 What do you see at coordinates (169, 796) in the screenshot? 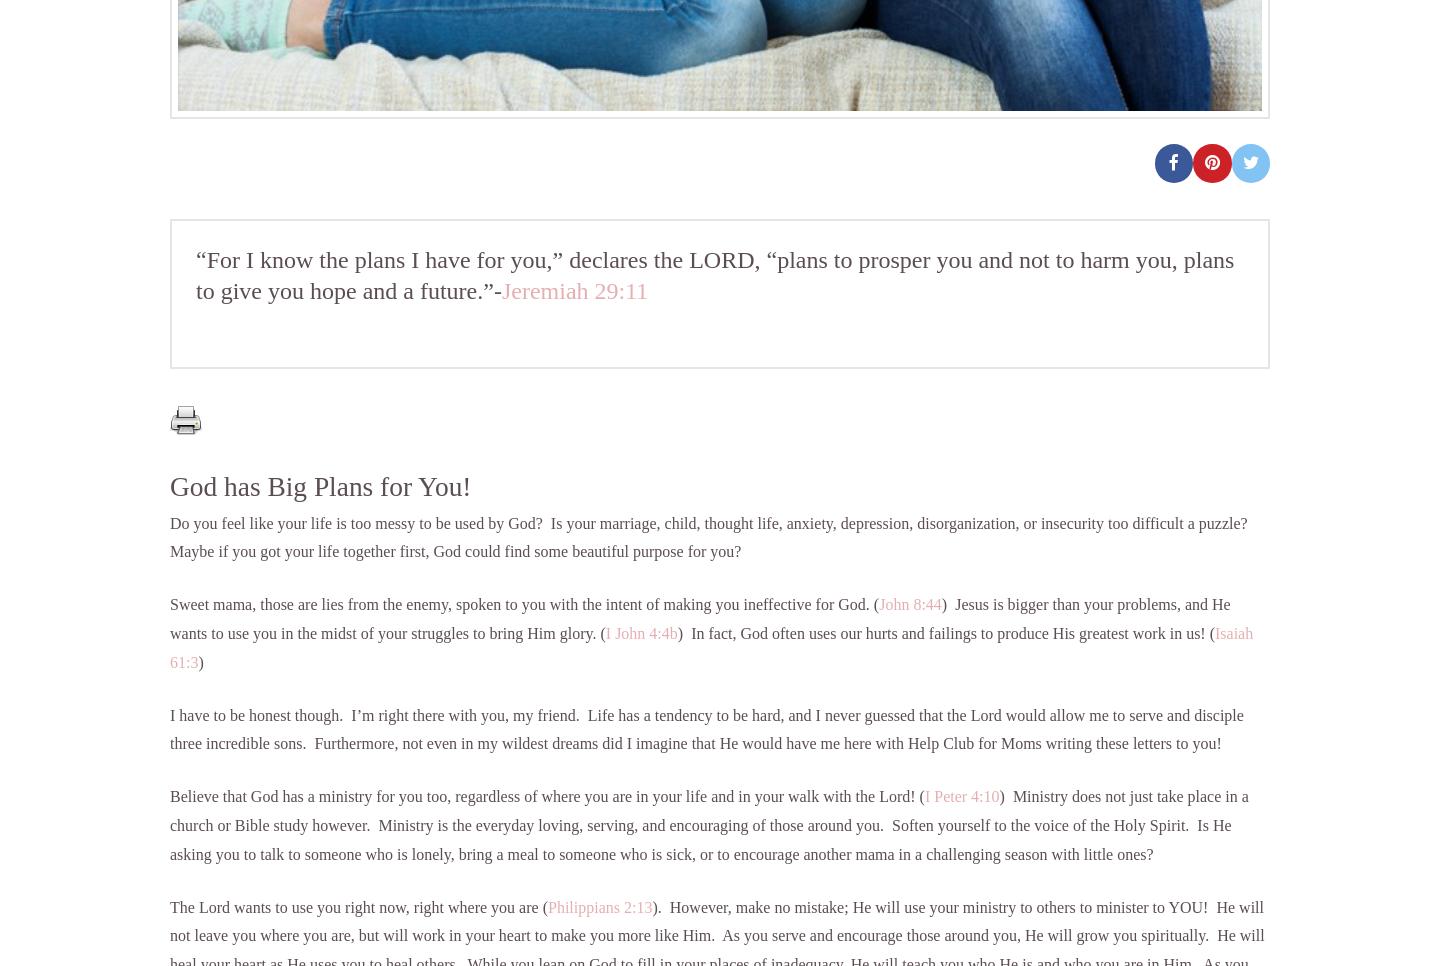
I see `'Believe that God has a ministry for you too, regardless of where you are in your life and in your walk with the Lord! ('` at bounding box center [169, 796].